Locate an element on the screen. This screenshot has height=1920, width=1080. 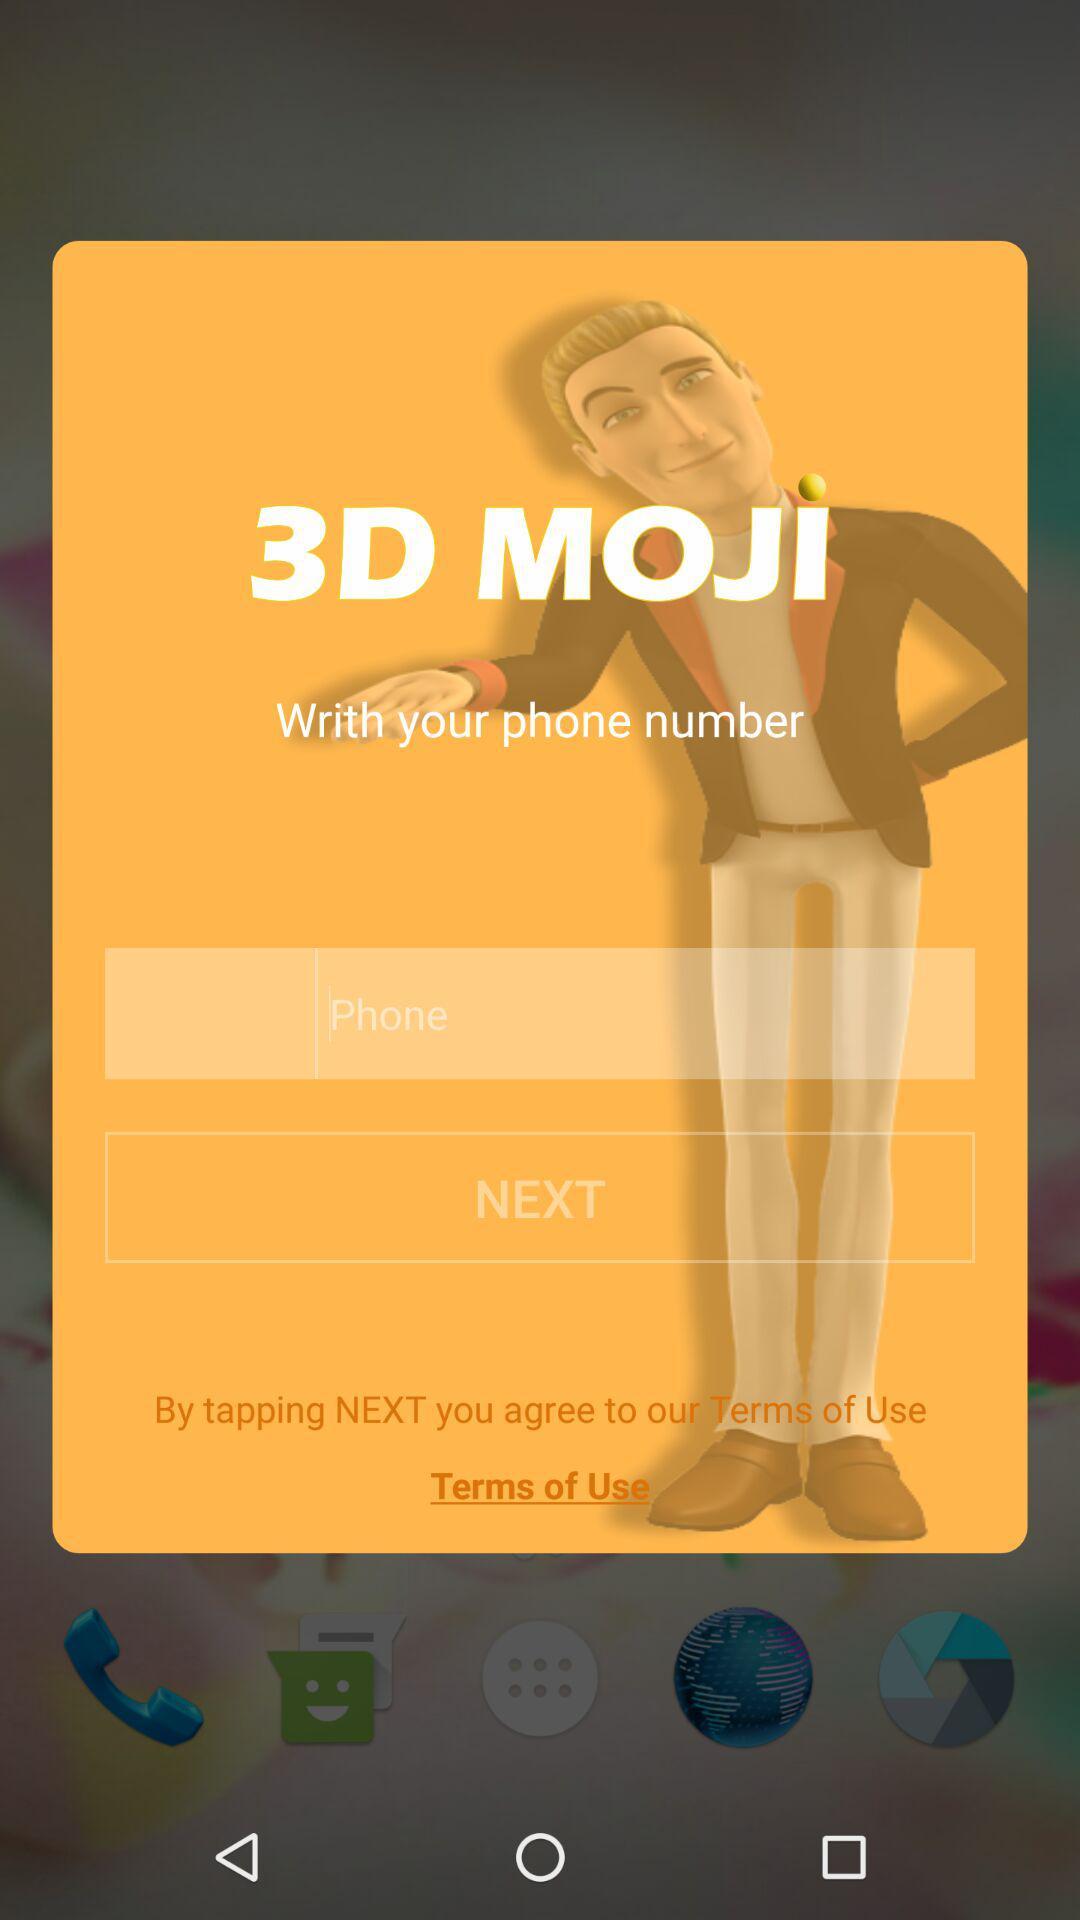
area code is located at coordinates (204, 1013).